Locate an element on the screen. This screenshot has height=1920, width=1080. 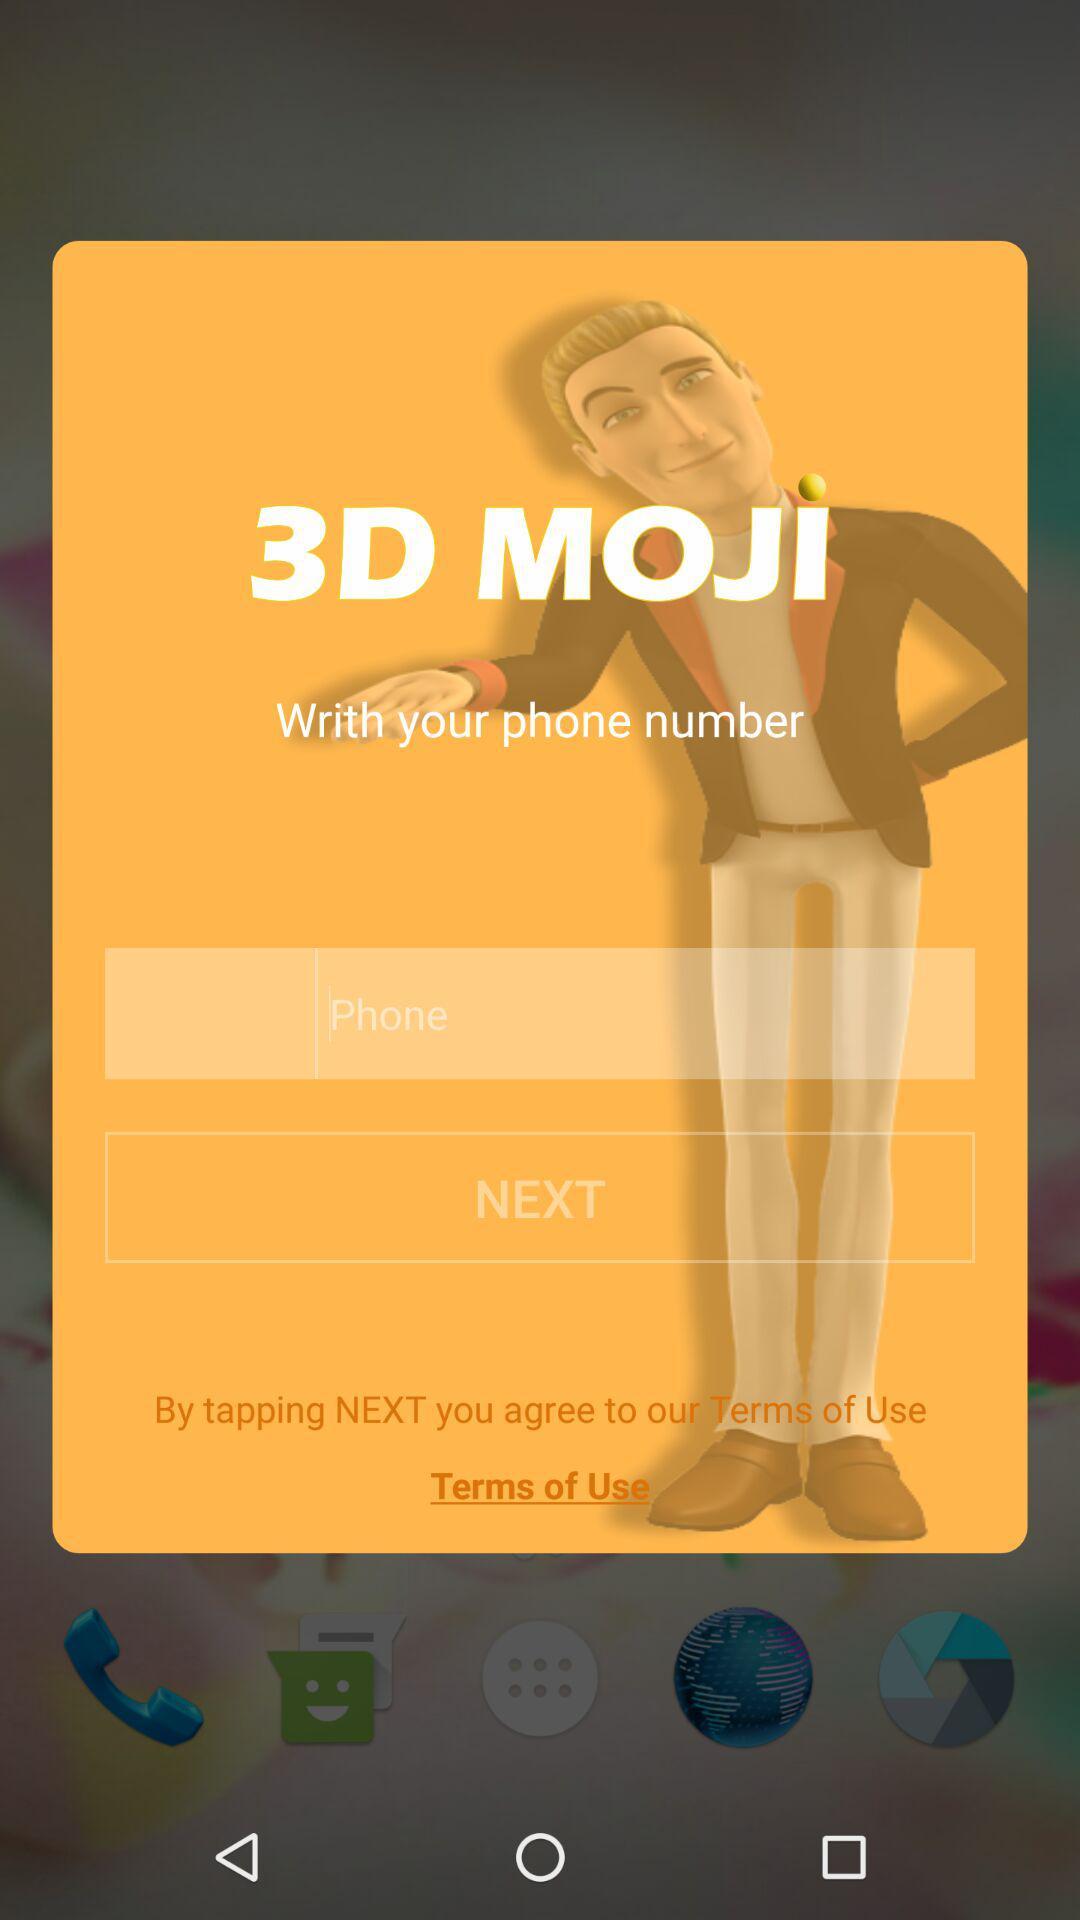
area code is located at coordinates (204, 1013).